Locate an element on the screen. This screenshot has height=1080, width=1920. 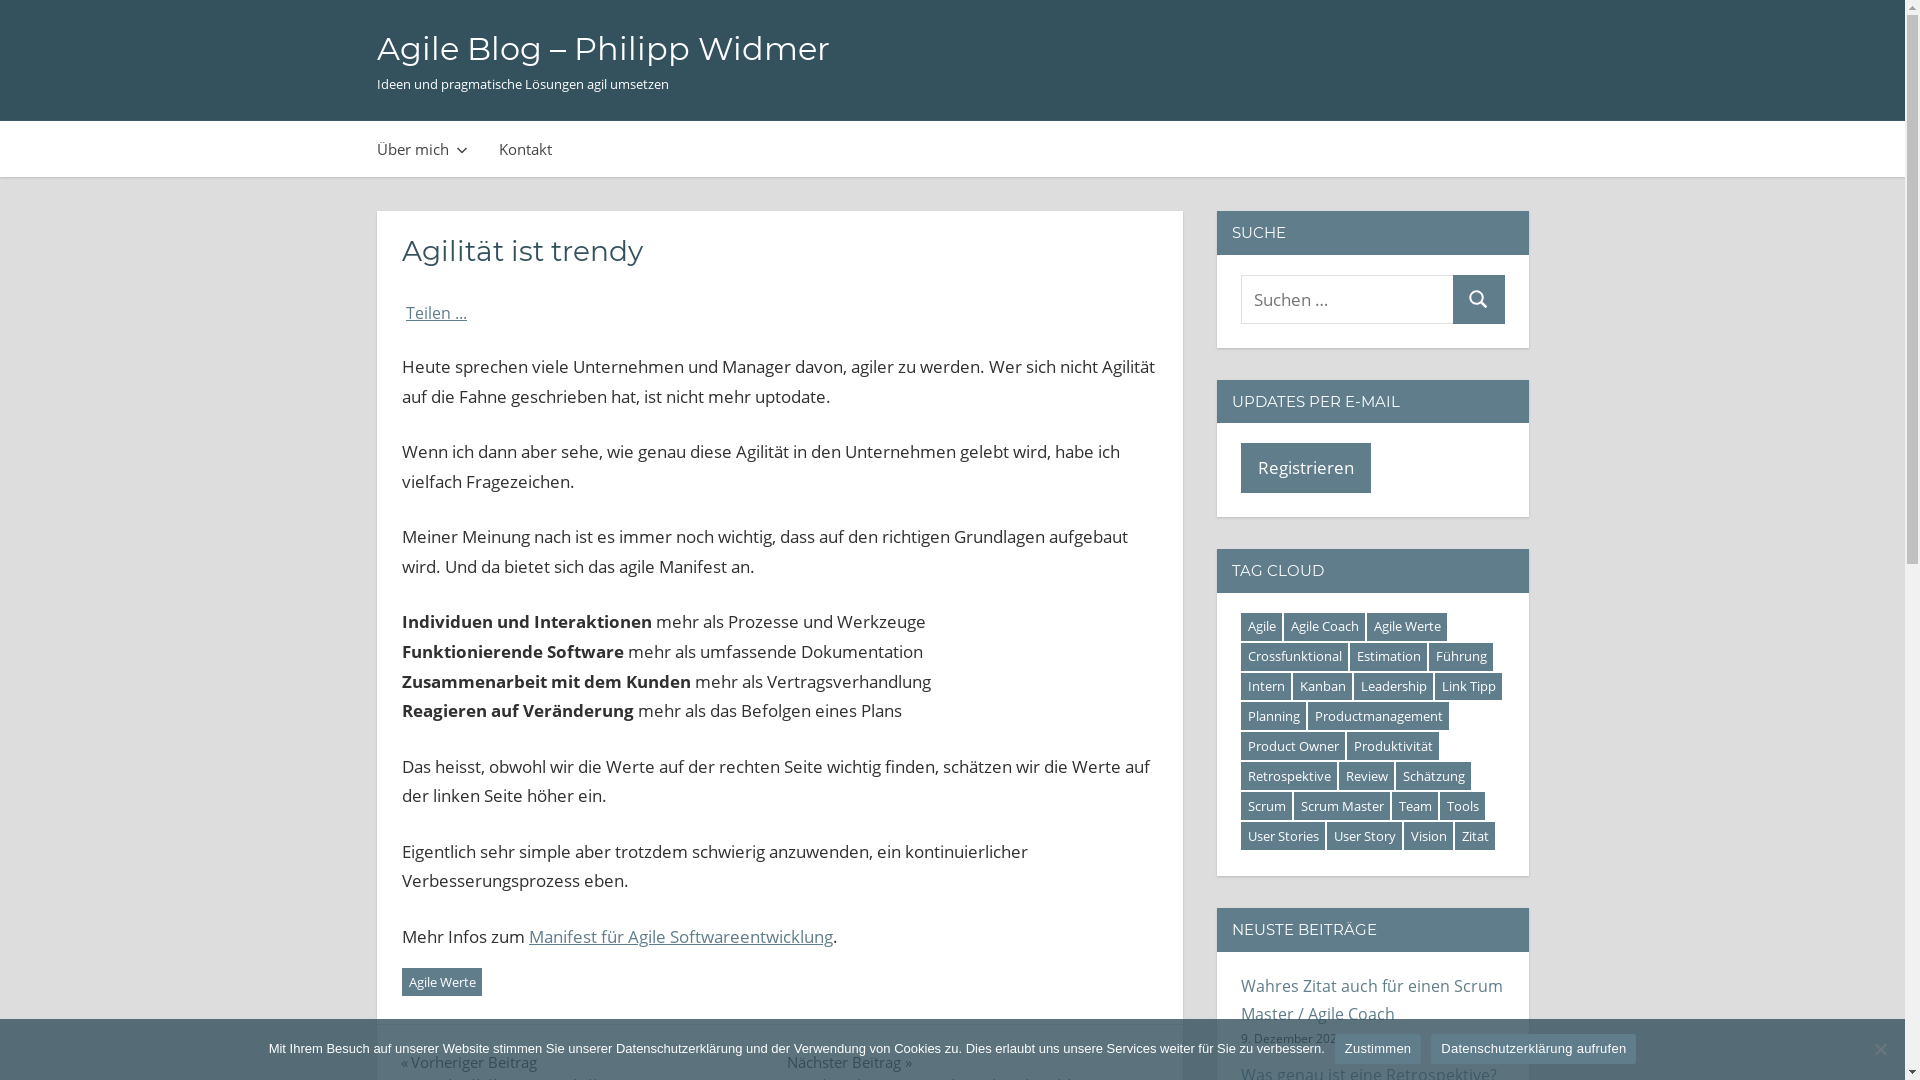
'Intern' is located at coordinates (1265, 685).